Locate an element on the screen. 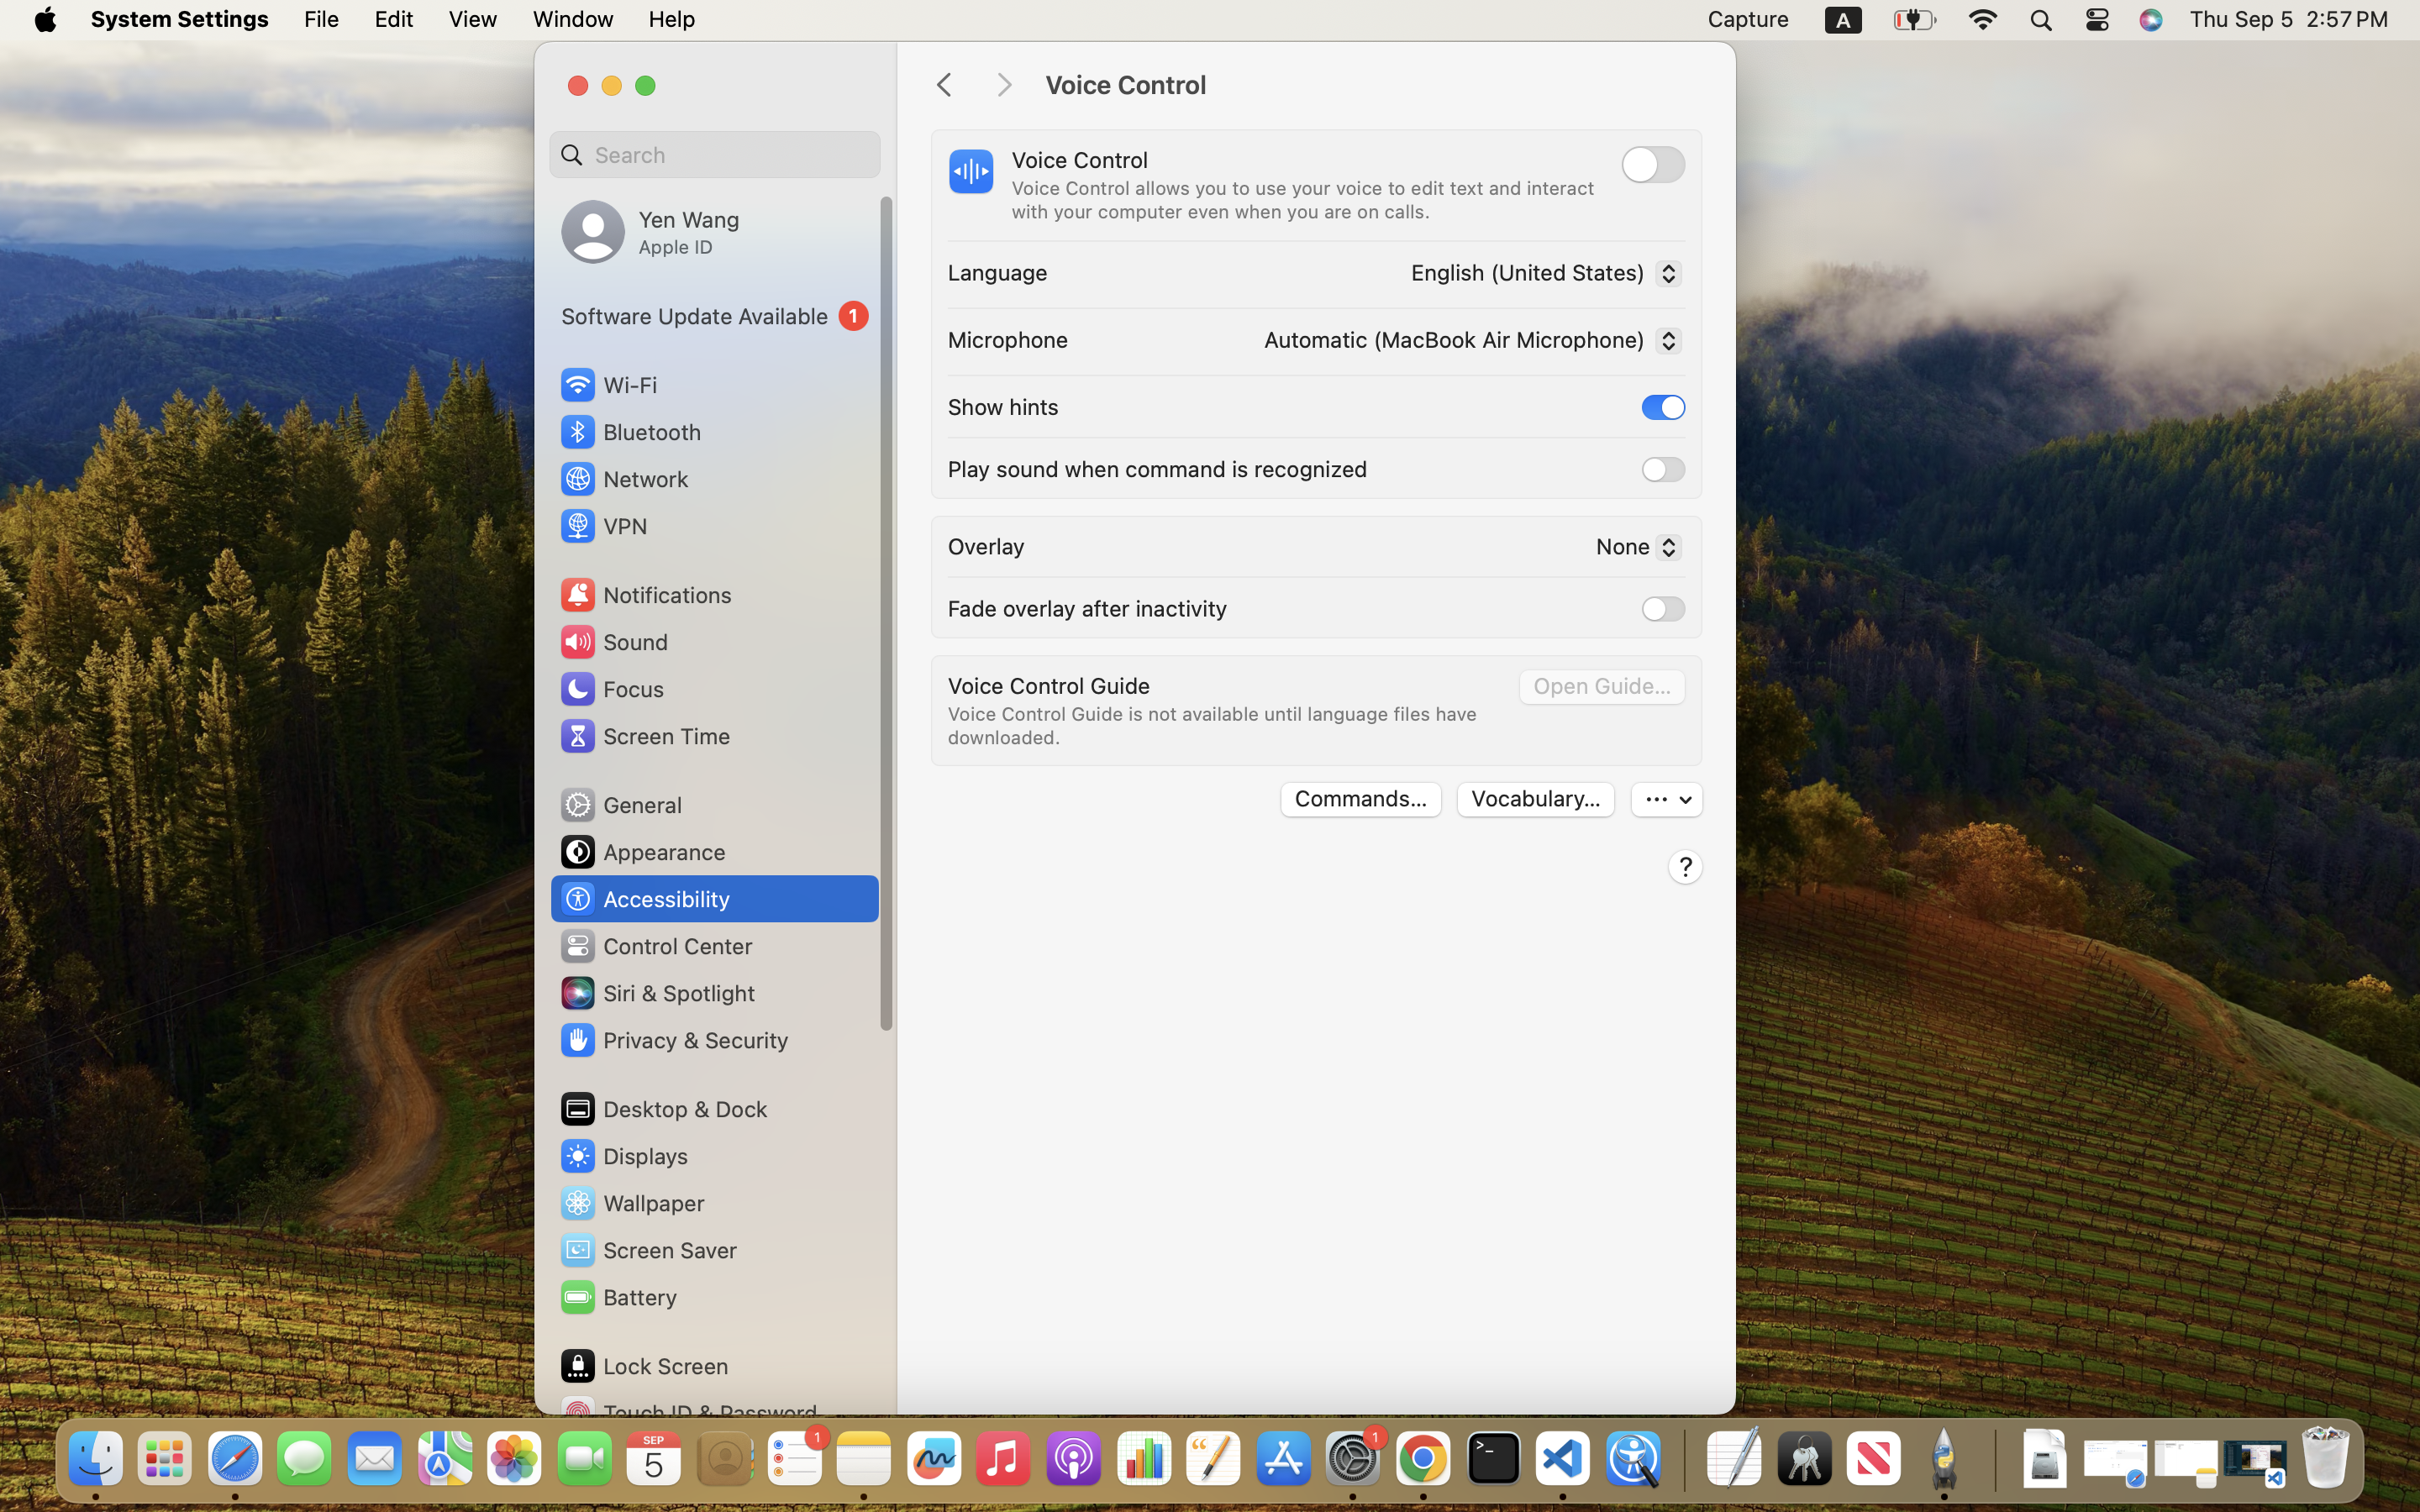  'Notifications' is located at coordinates (644, 593).